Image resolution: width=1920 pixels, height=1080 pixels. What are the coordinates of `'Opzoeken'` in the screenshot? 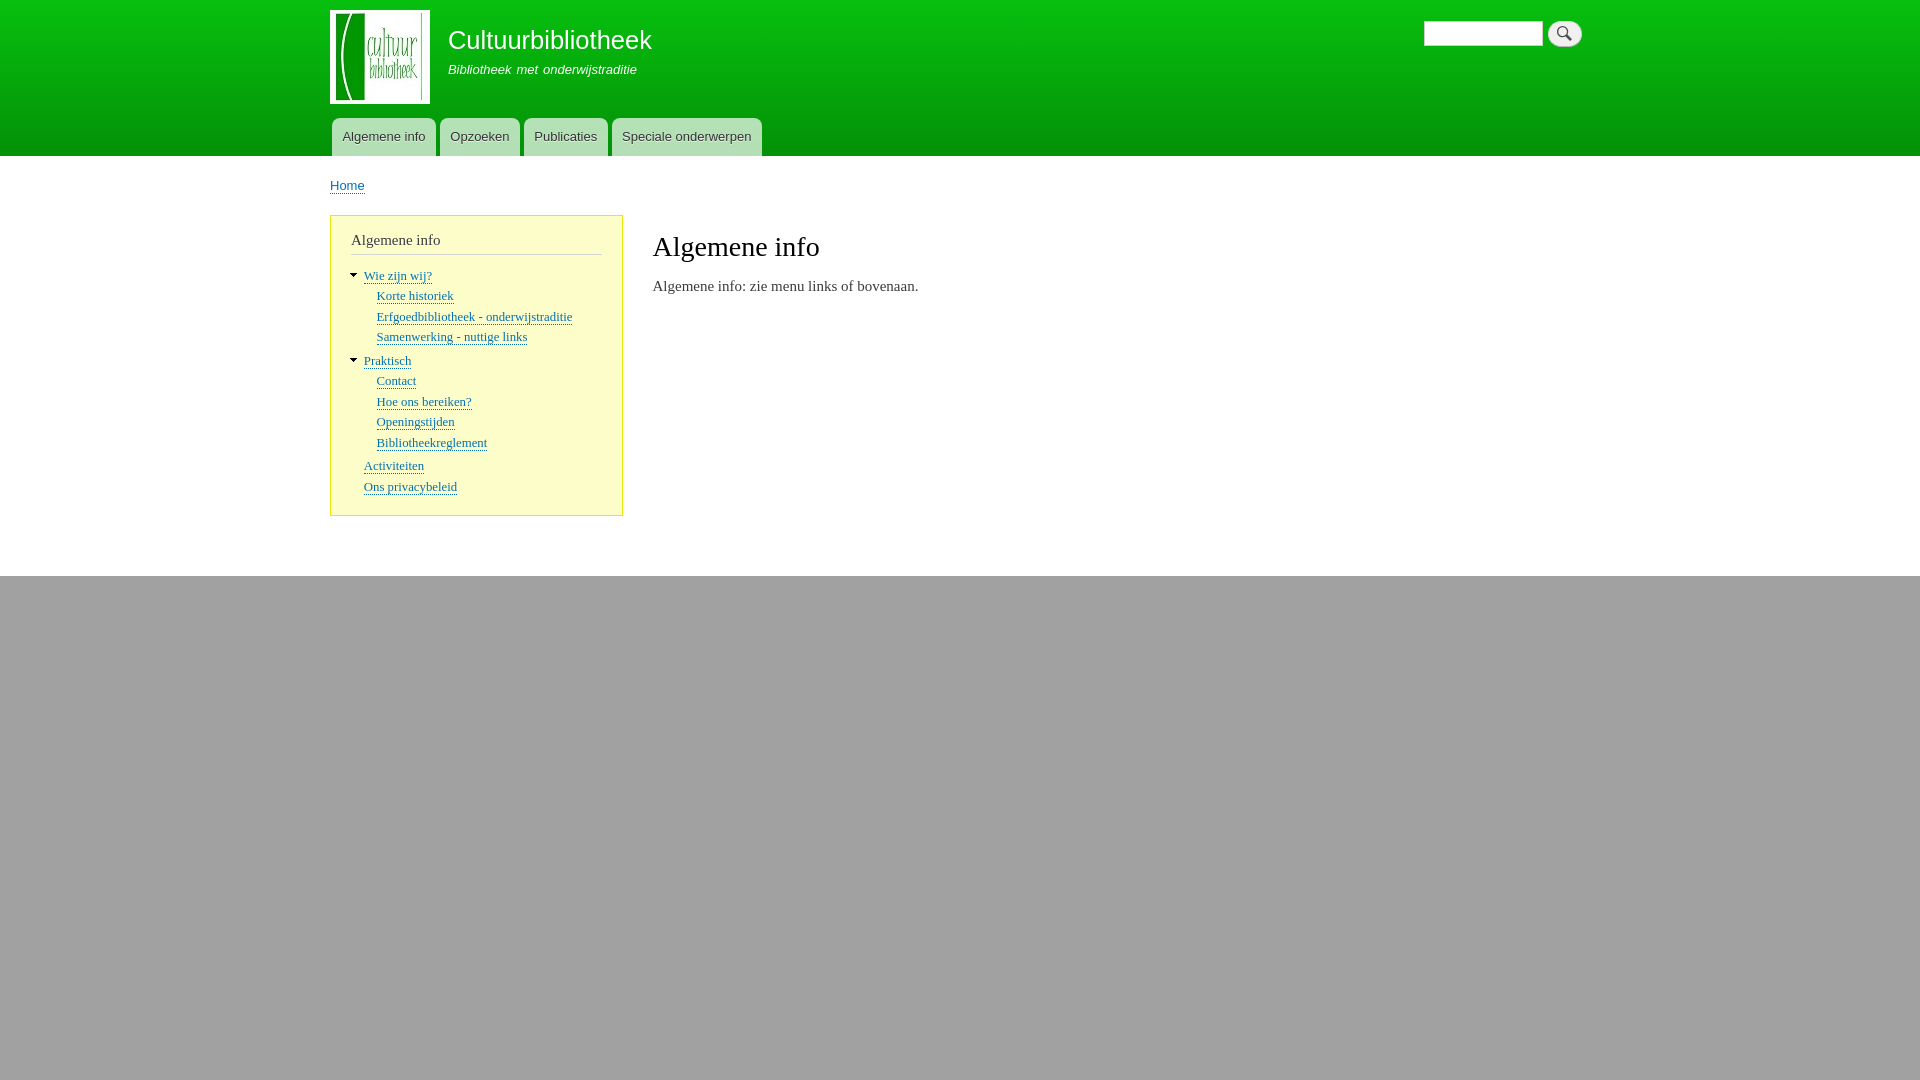 It's located at (439, 136).